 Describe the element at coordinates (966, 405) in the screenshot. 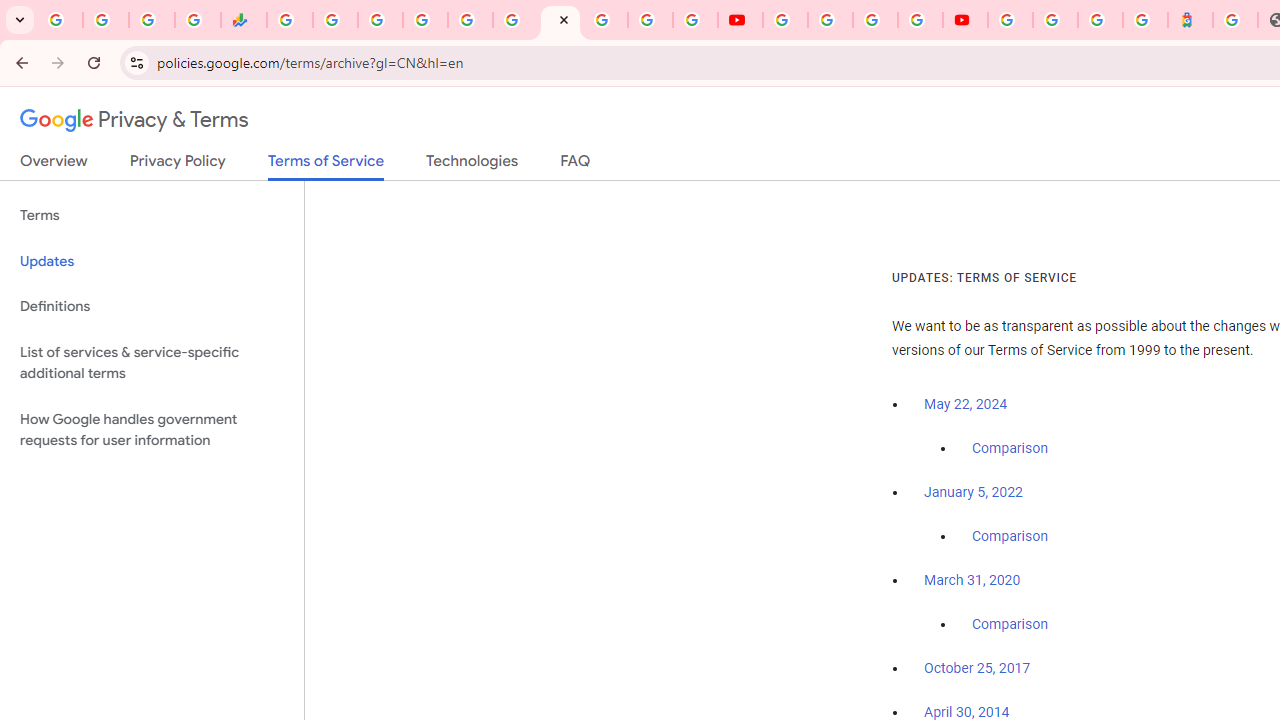

I see `'May 22, 2024'` at that location.